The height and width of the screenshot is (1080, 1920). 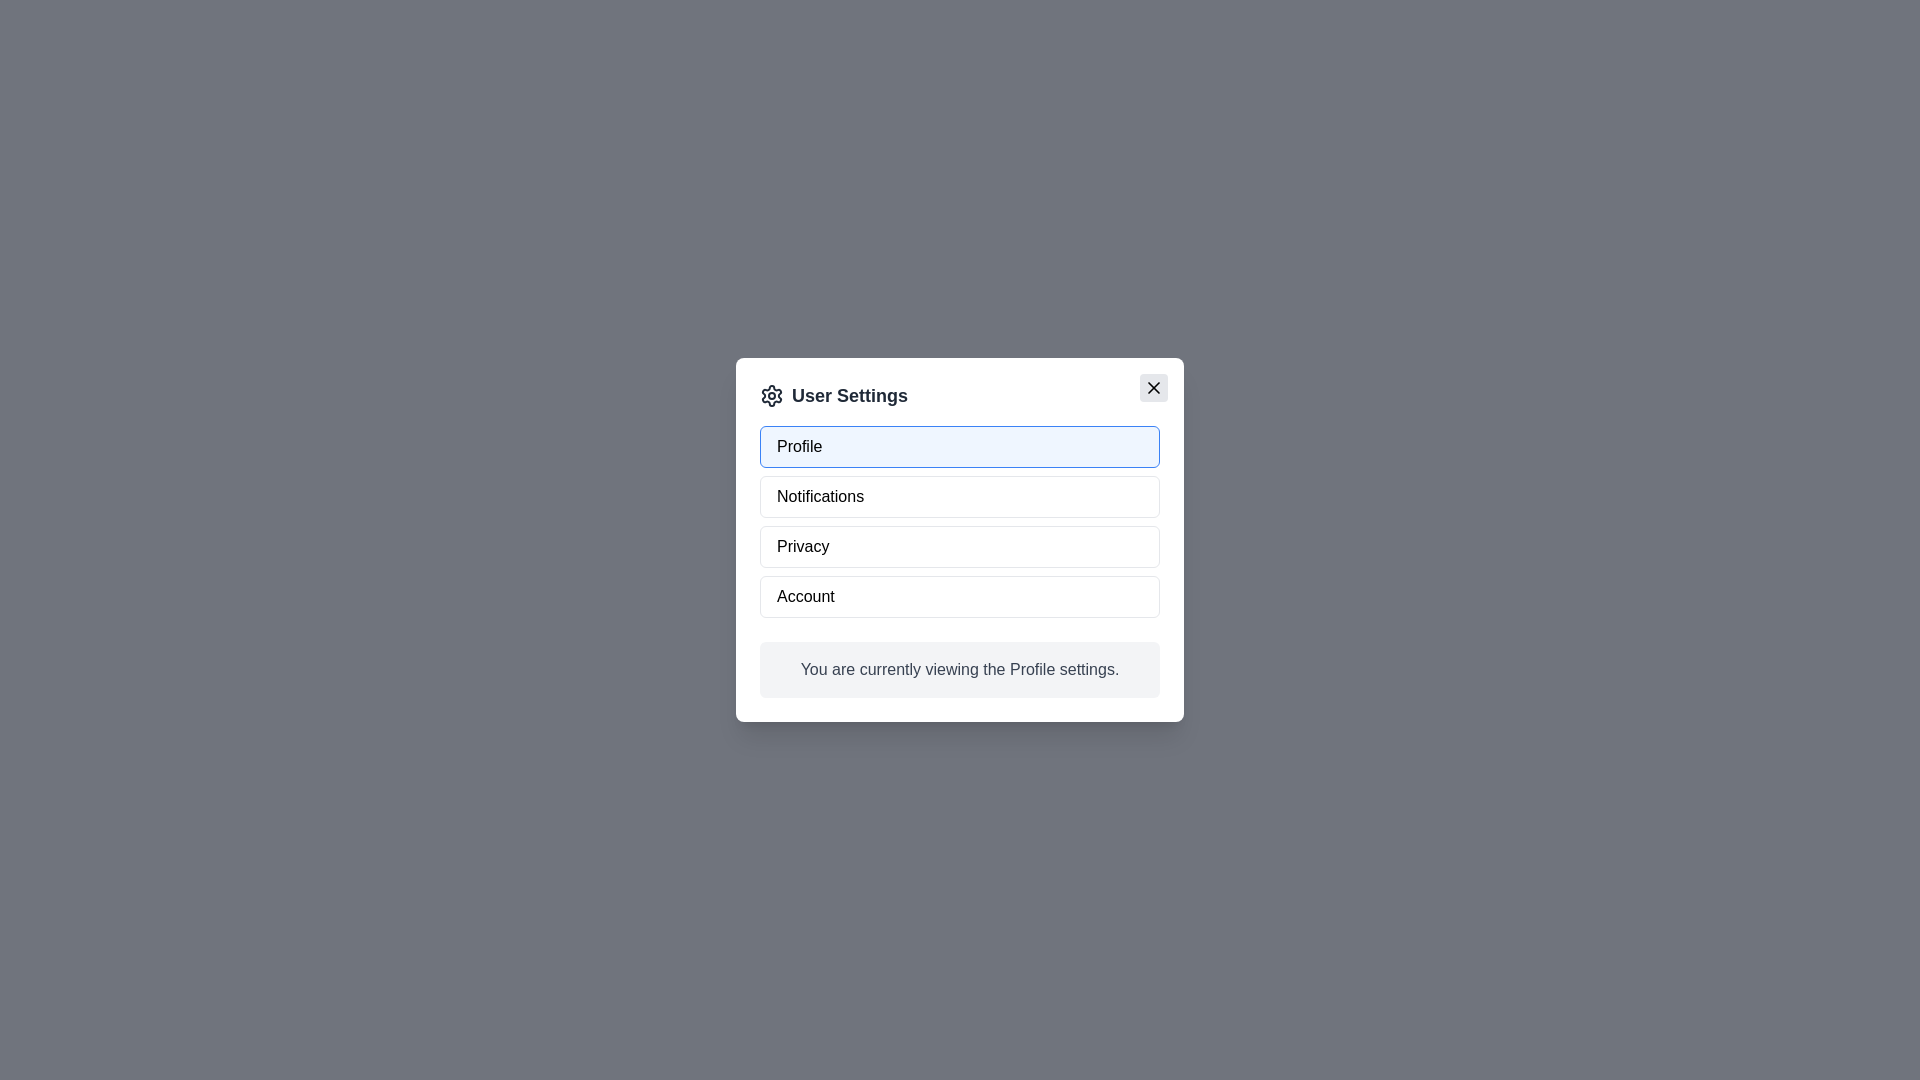 What do you see at coordinates (960, 547) in the screenshot?
I see `the setting Privacy by clicking on its button` at bounding box center [960, 547].